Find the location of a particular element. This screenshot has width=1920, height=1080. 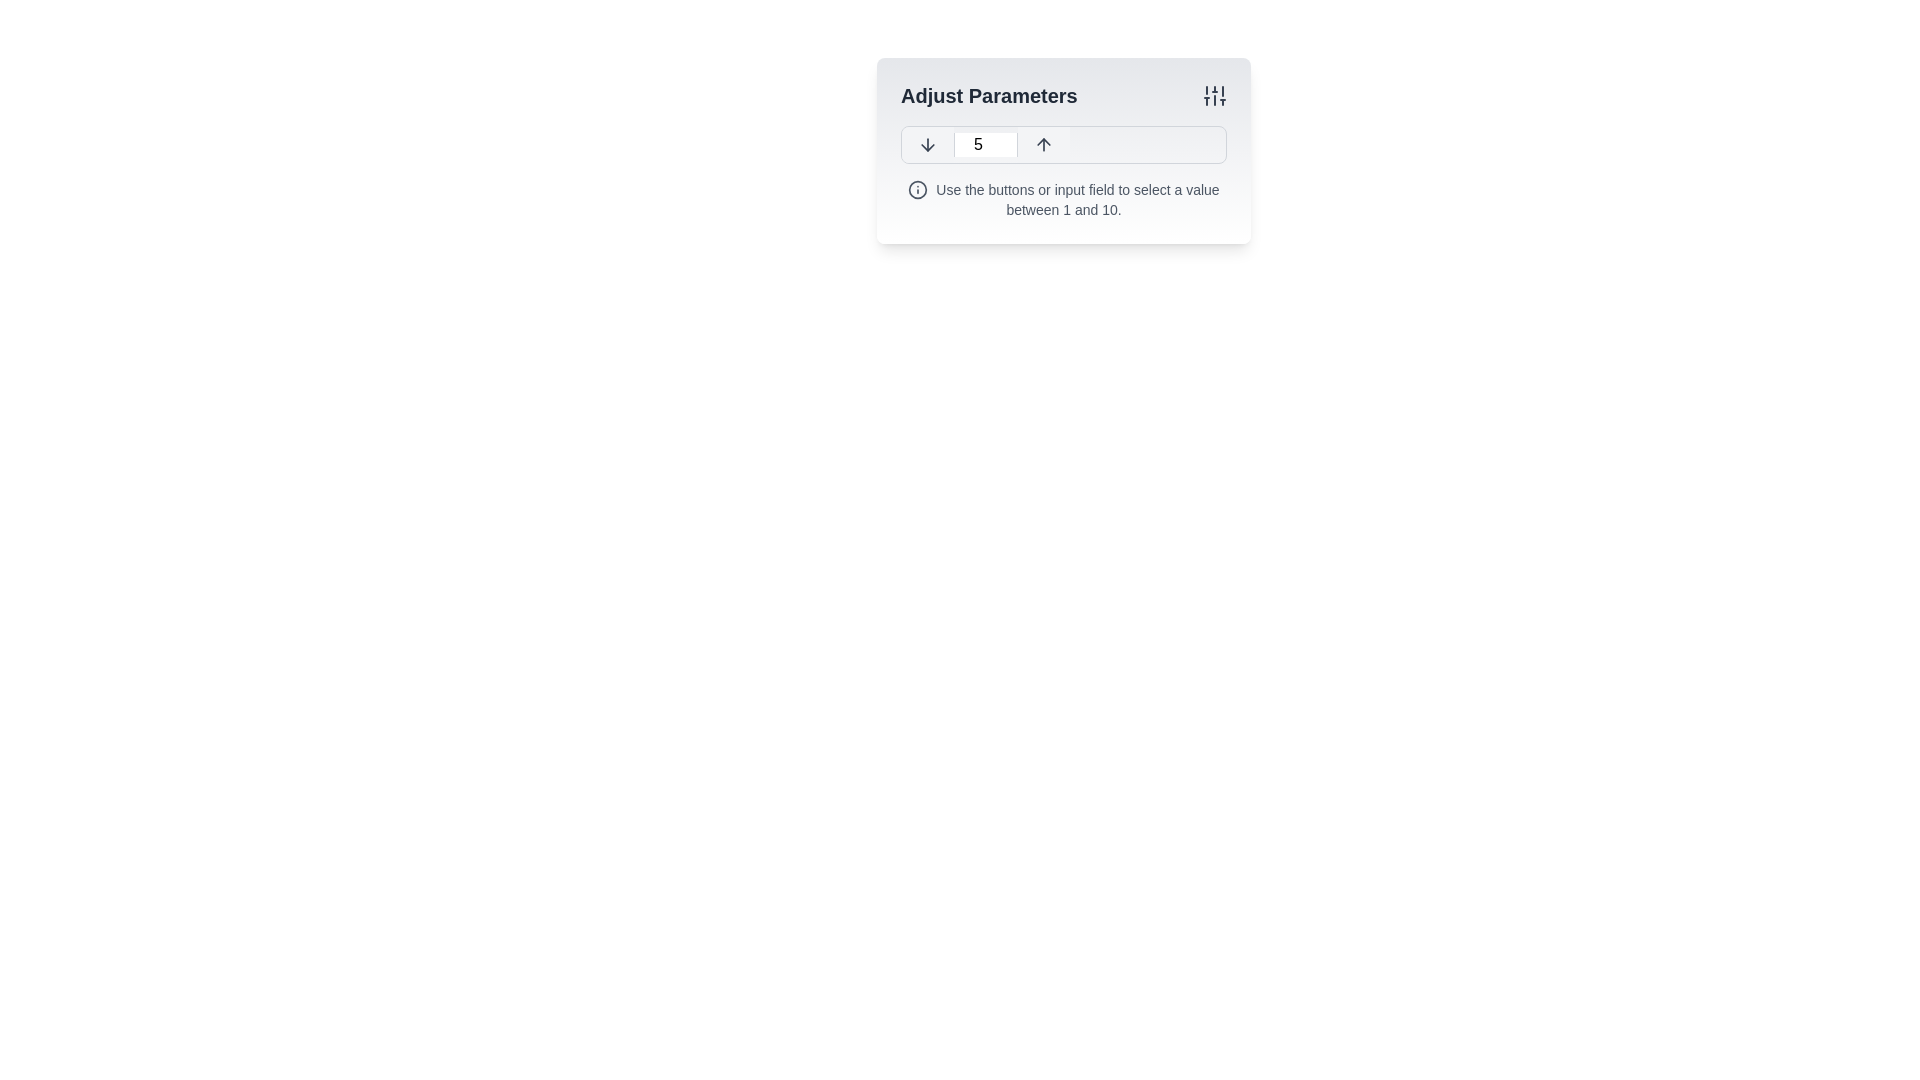

the increment and decrement arrows of the number input control located below the title 'Adjust Parameters' is located at coordinates (1063, 144).